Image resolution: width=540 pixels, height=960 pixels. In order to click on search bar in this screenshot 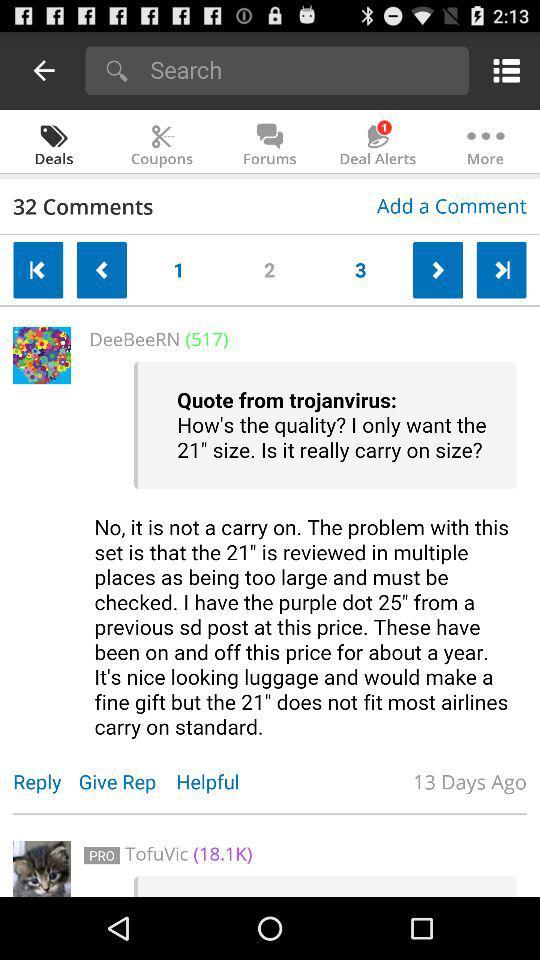, I will do `click(302, 69)`.